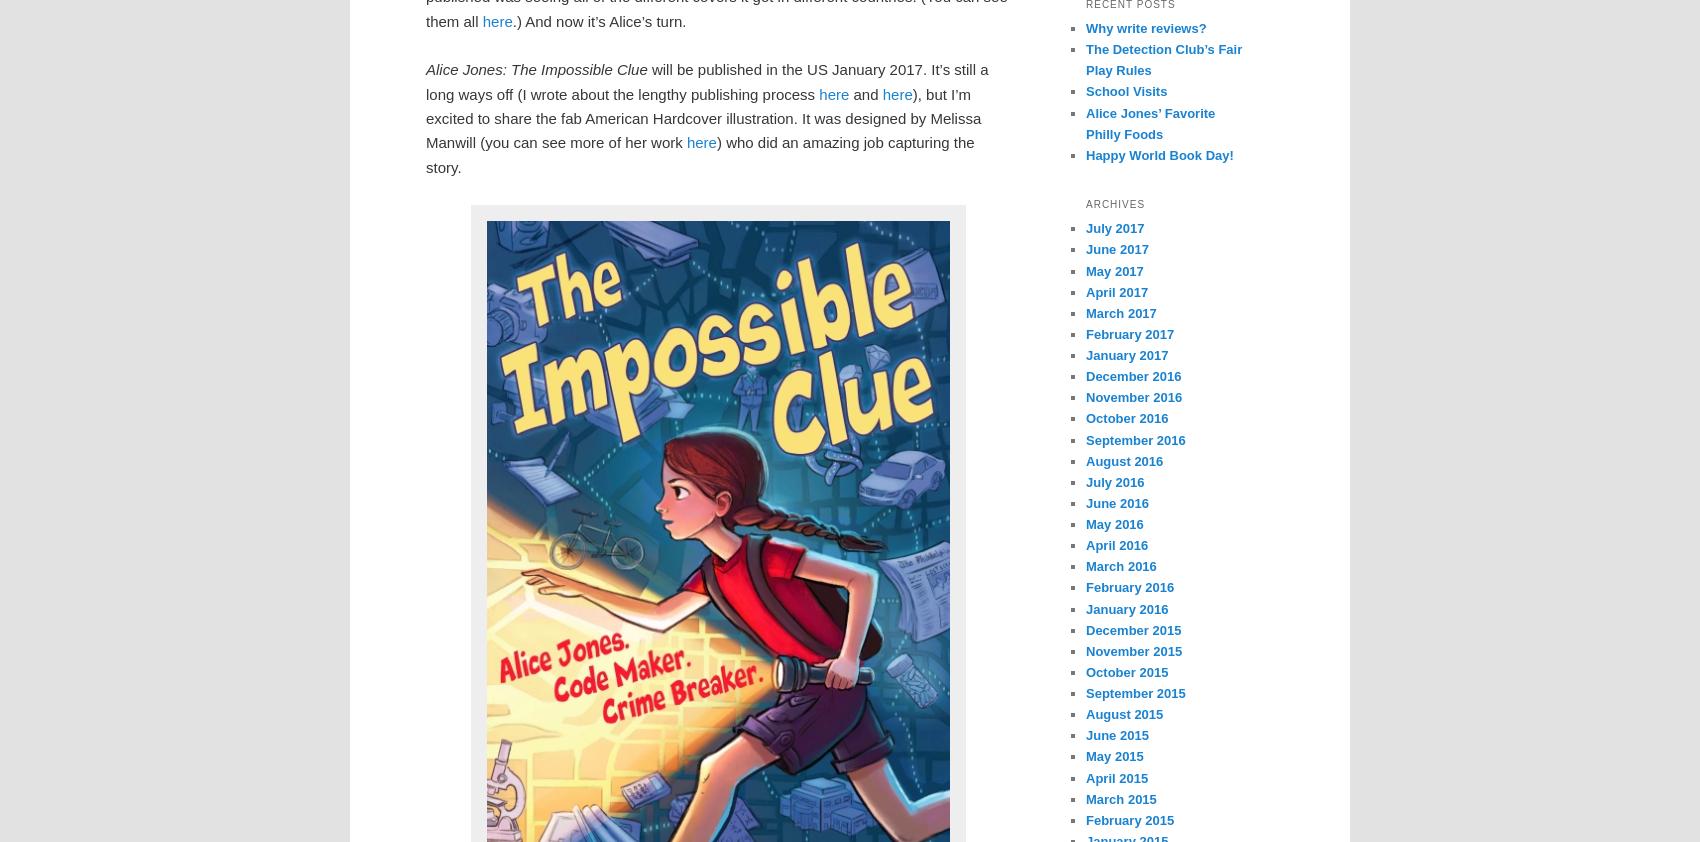 The image size is (1700, 842). Describe the element at coordinates (598, 19) in the screenshot. I see `'.) And now it’s Alice’s turn.'` at that location.